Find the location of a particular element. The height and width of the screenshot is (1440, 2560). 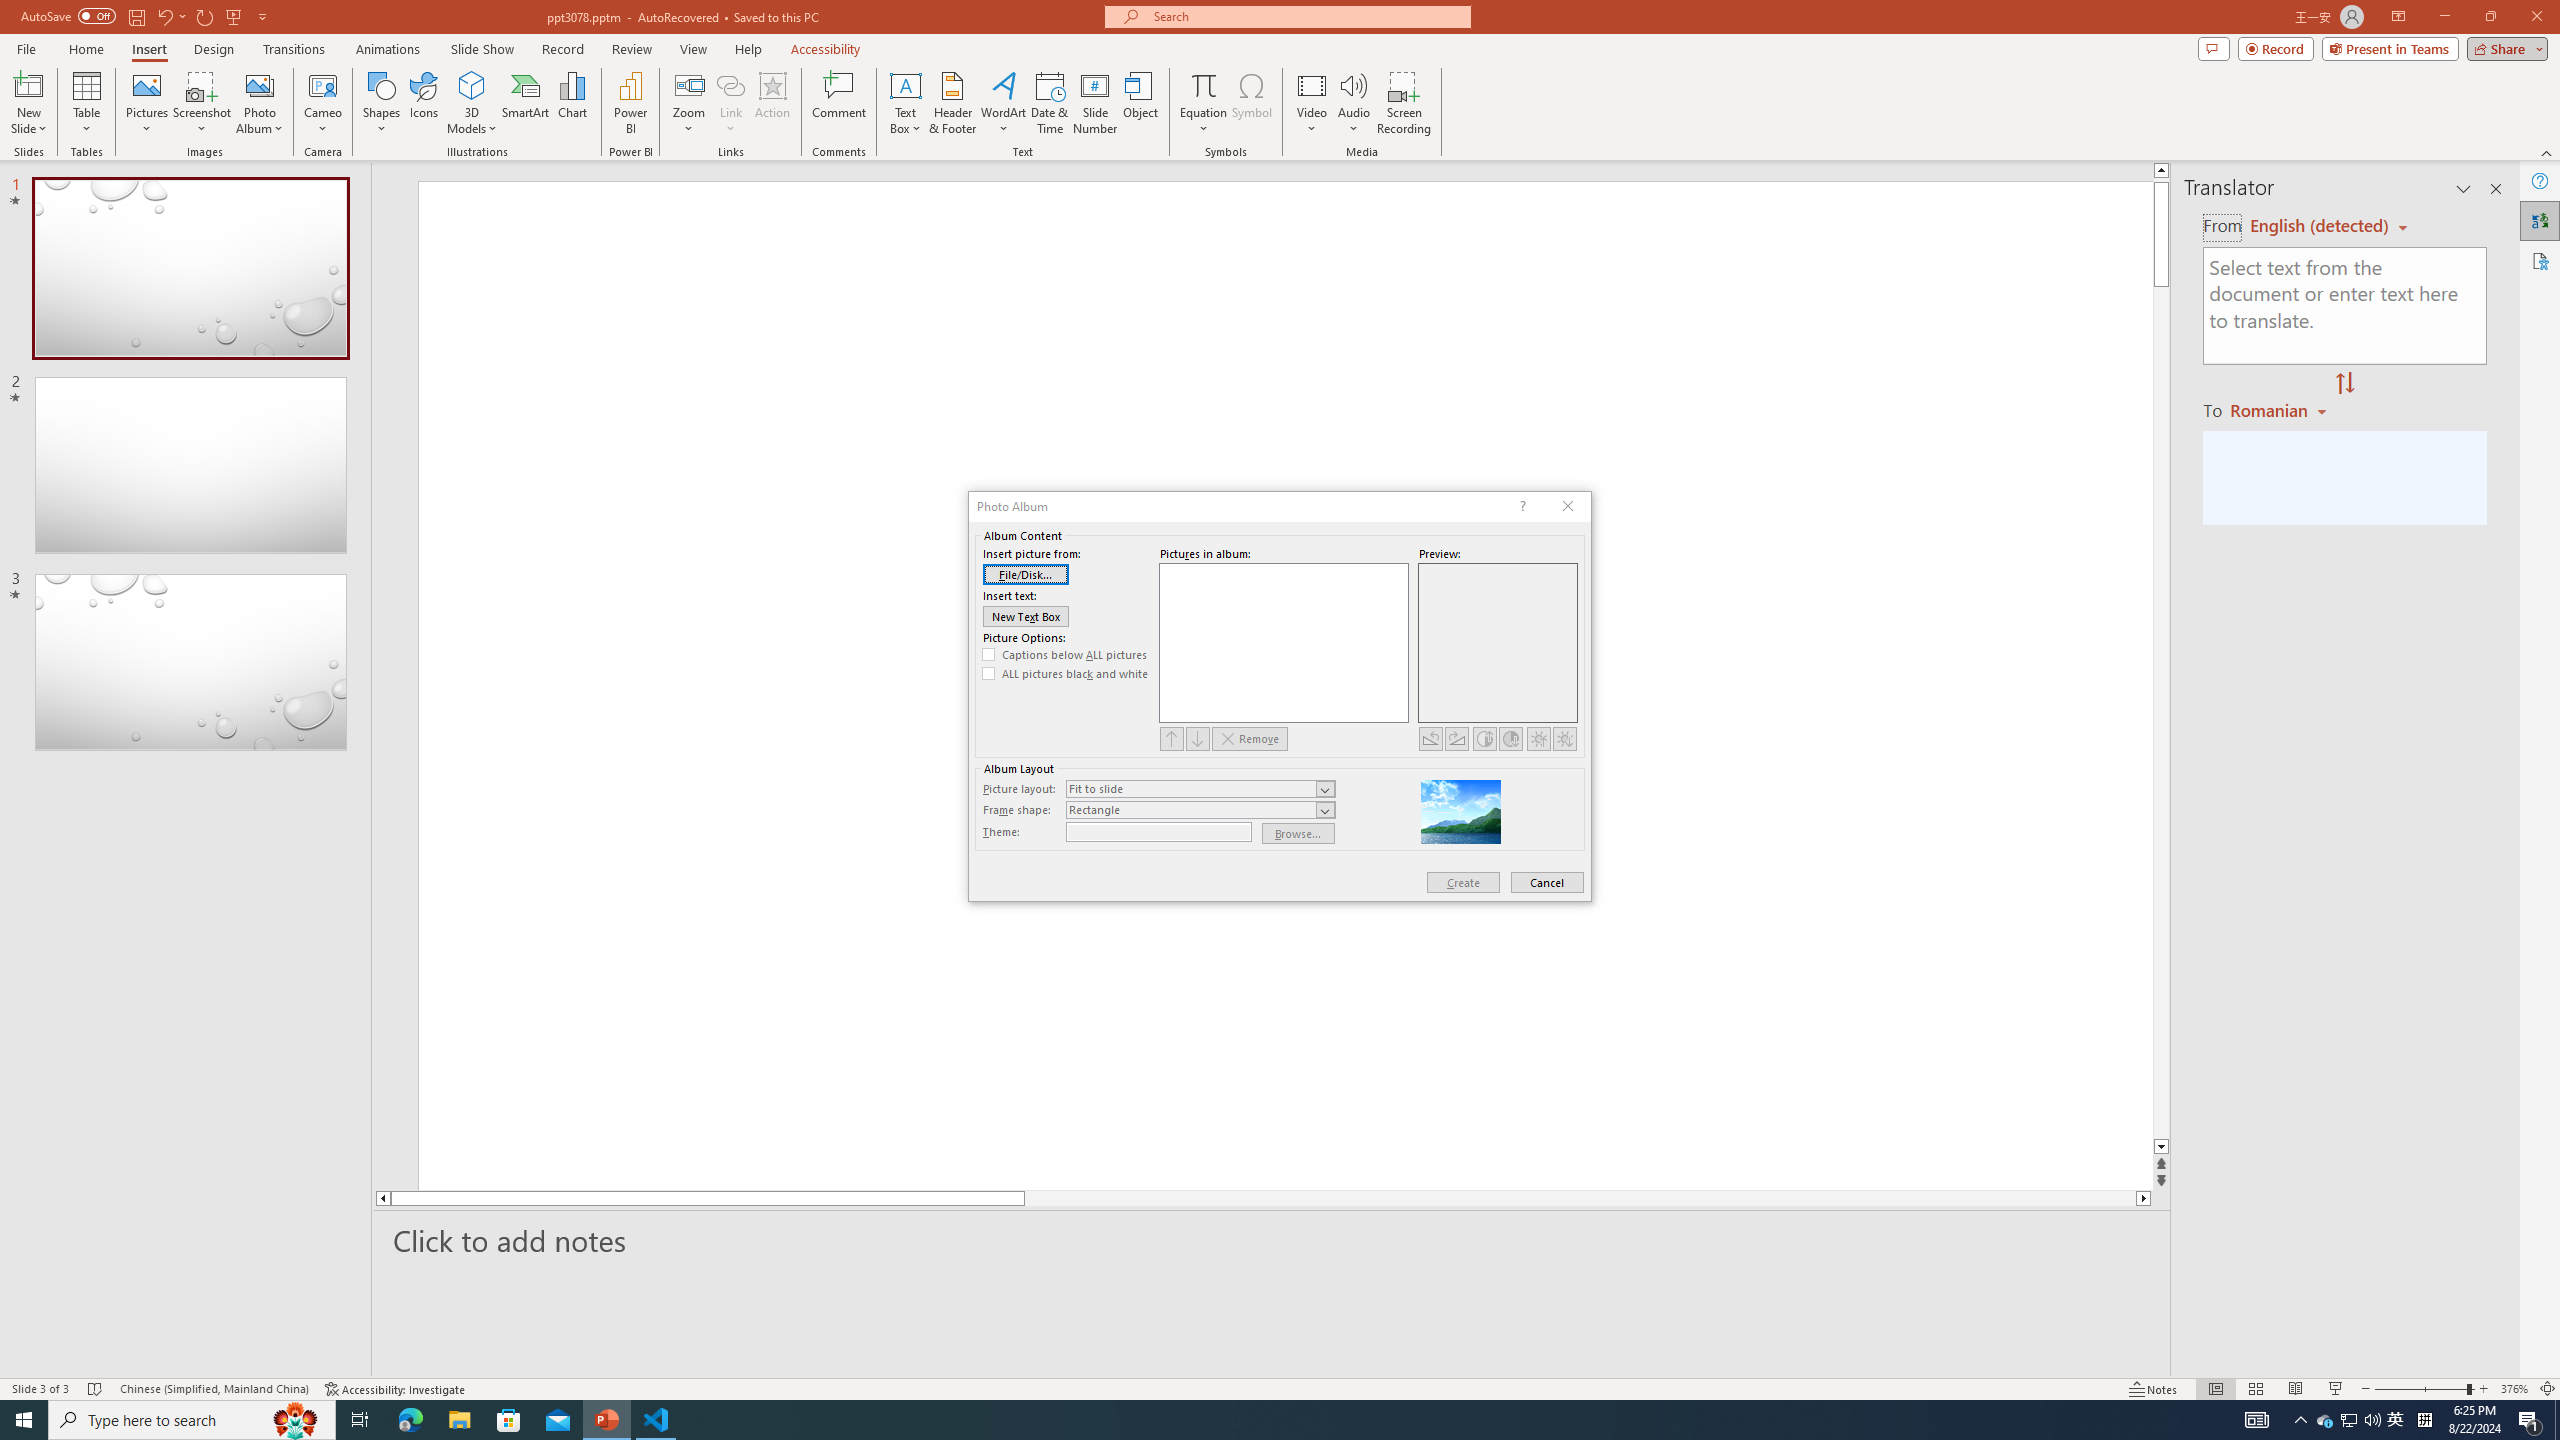

'Context help' is located at coordinates (1520, 505).